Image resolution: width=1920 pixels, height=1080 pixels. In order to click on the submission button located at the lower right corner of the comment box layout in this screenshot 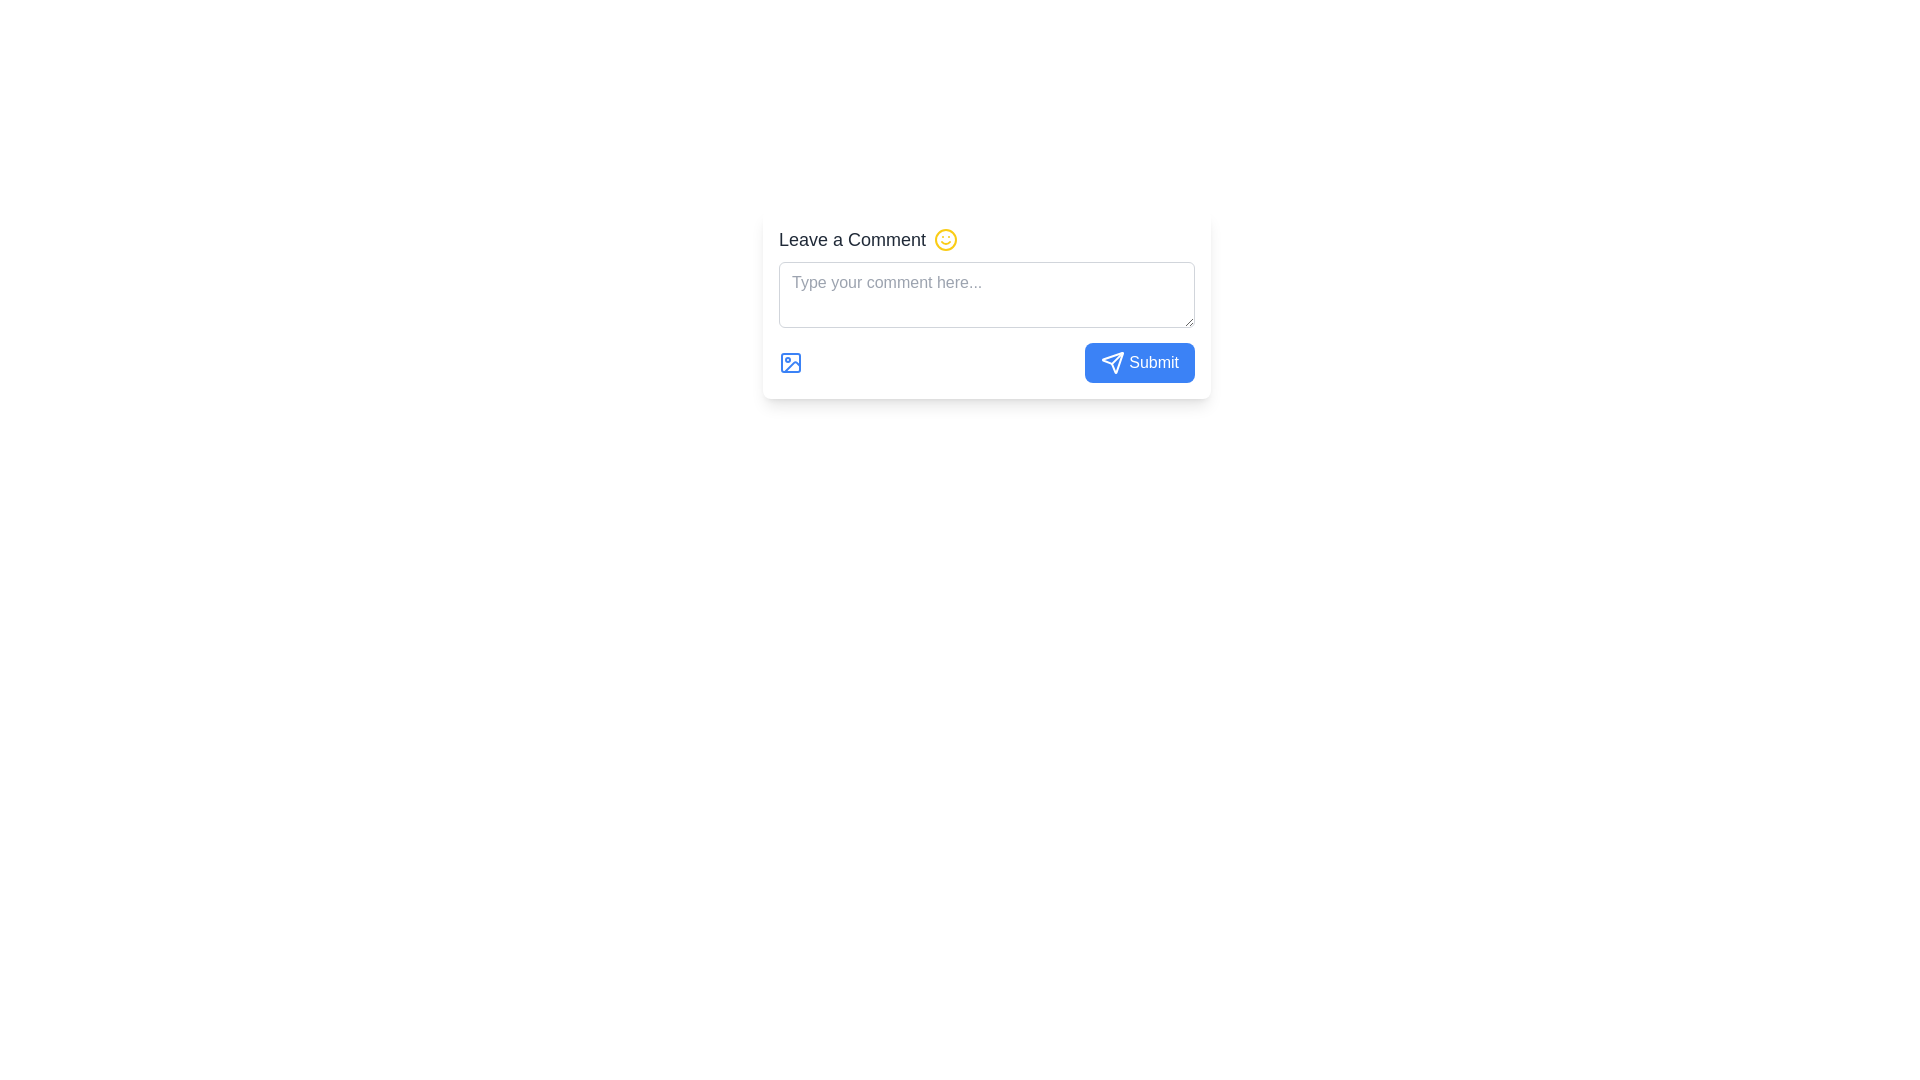, I will do `click(1140, 362)`.